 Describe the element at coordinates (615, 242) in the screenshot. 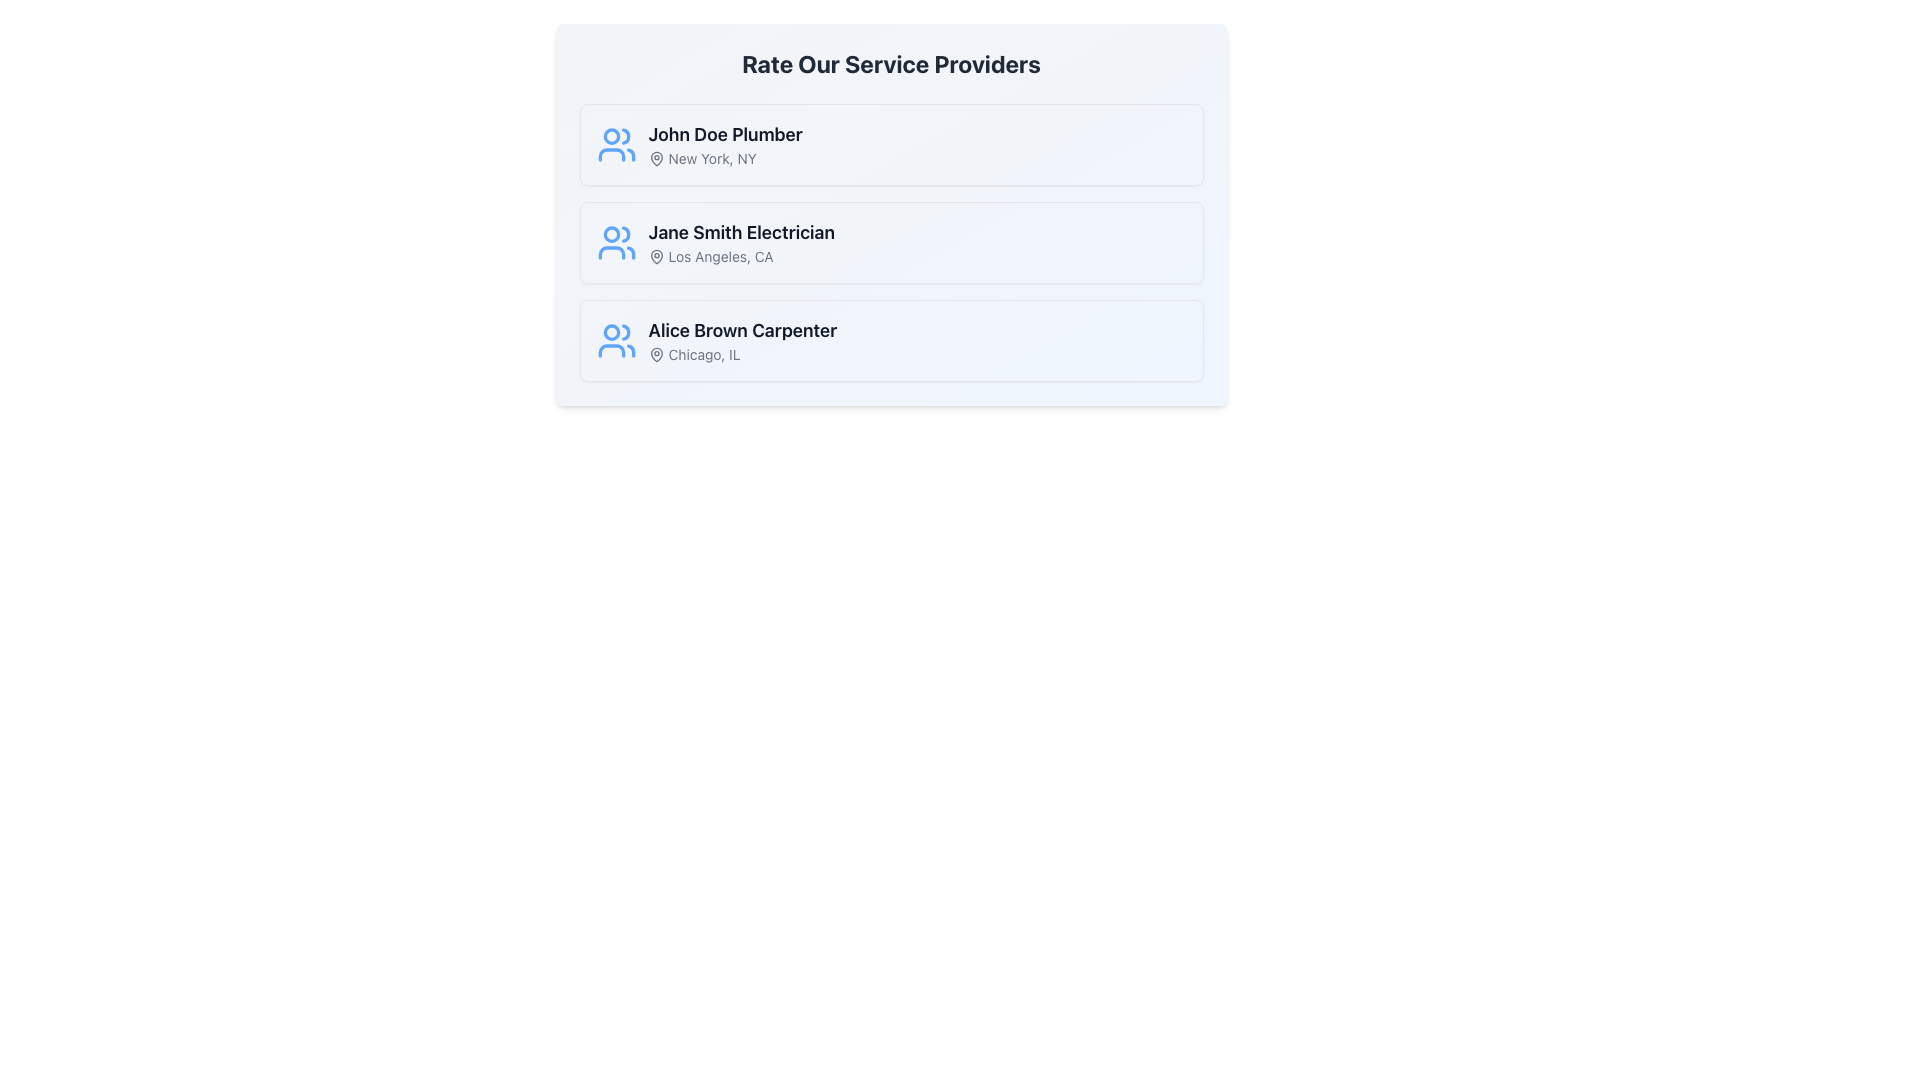

I see `the icon representing the service provider 'Jane Smith Electrician', which is located on the left side of the entry in a list of service providers` at that location.